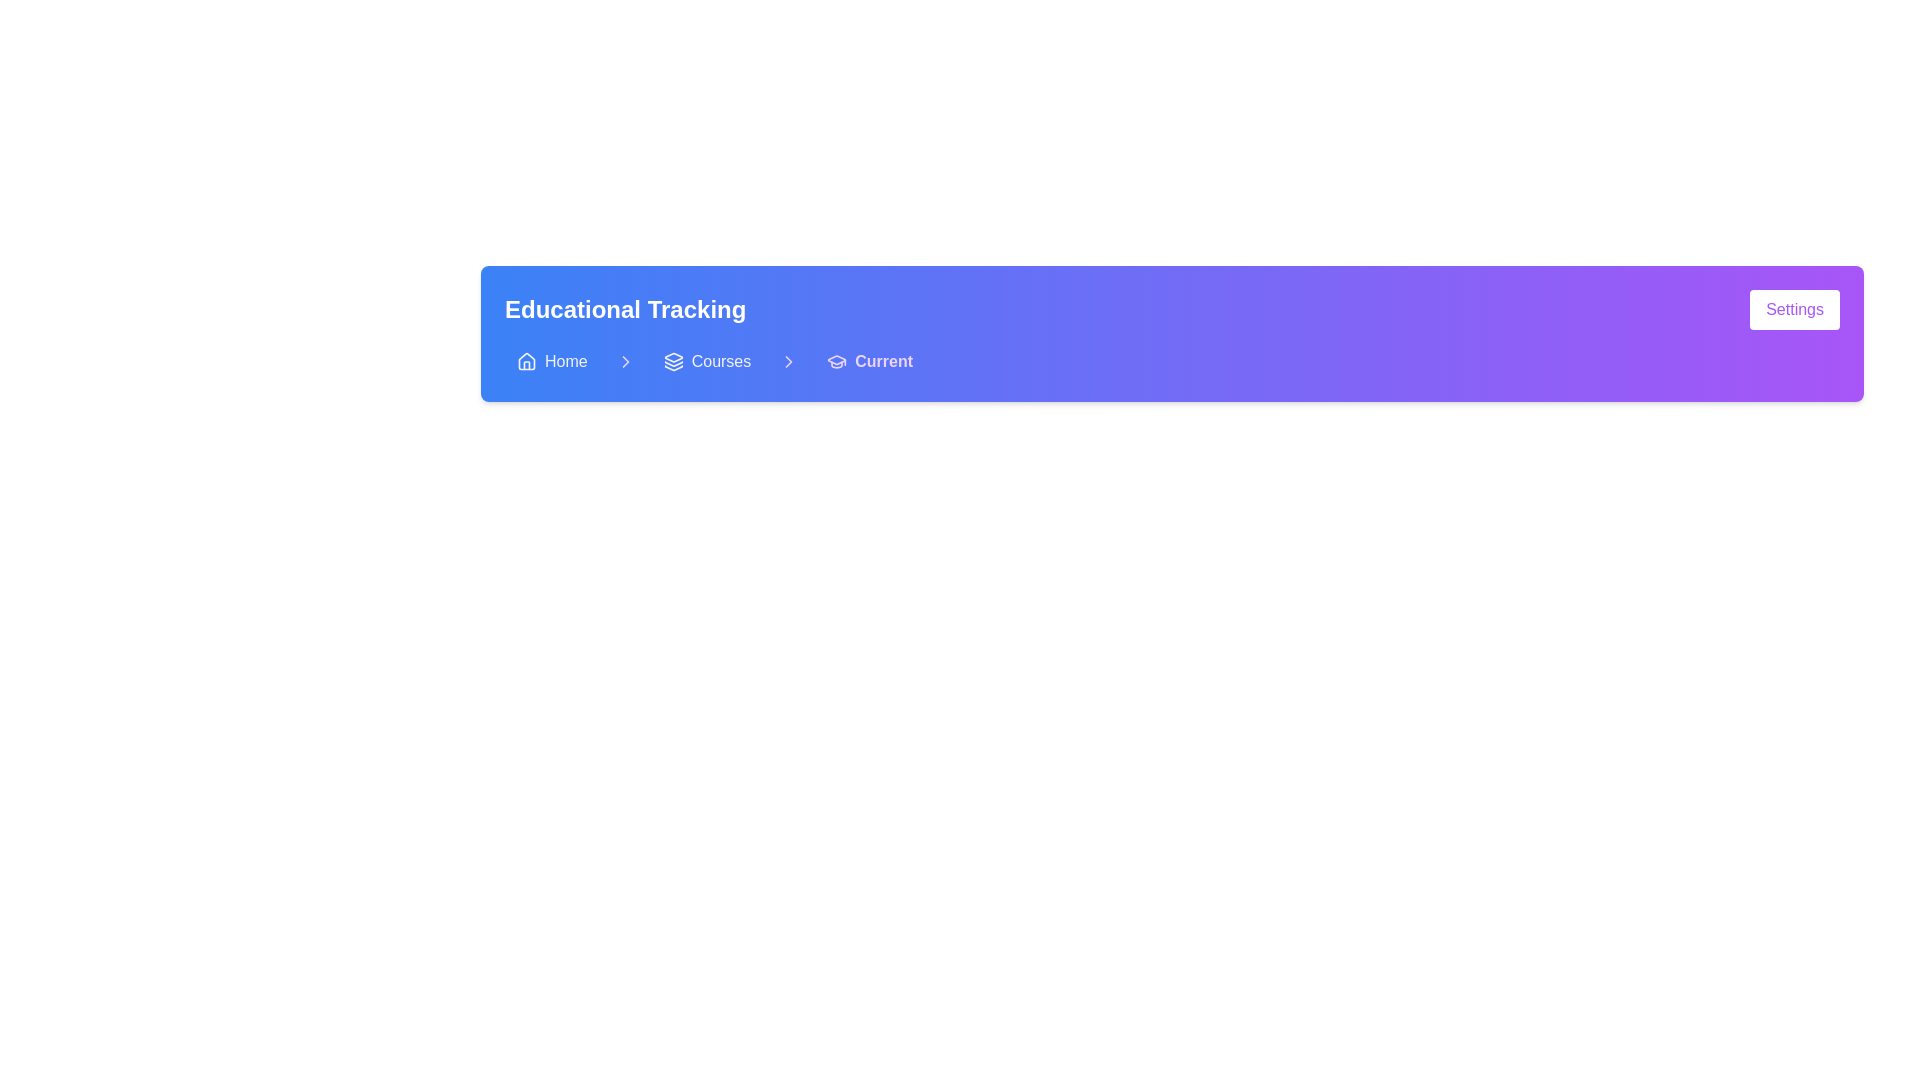  What do you see at coordinates (707, 362) in the screenshot?
I see `the 'Courses' breadcrumb navigation link` at bounding box center [707, 362].